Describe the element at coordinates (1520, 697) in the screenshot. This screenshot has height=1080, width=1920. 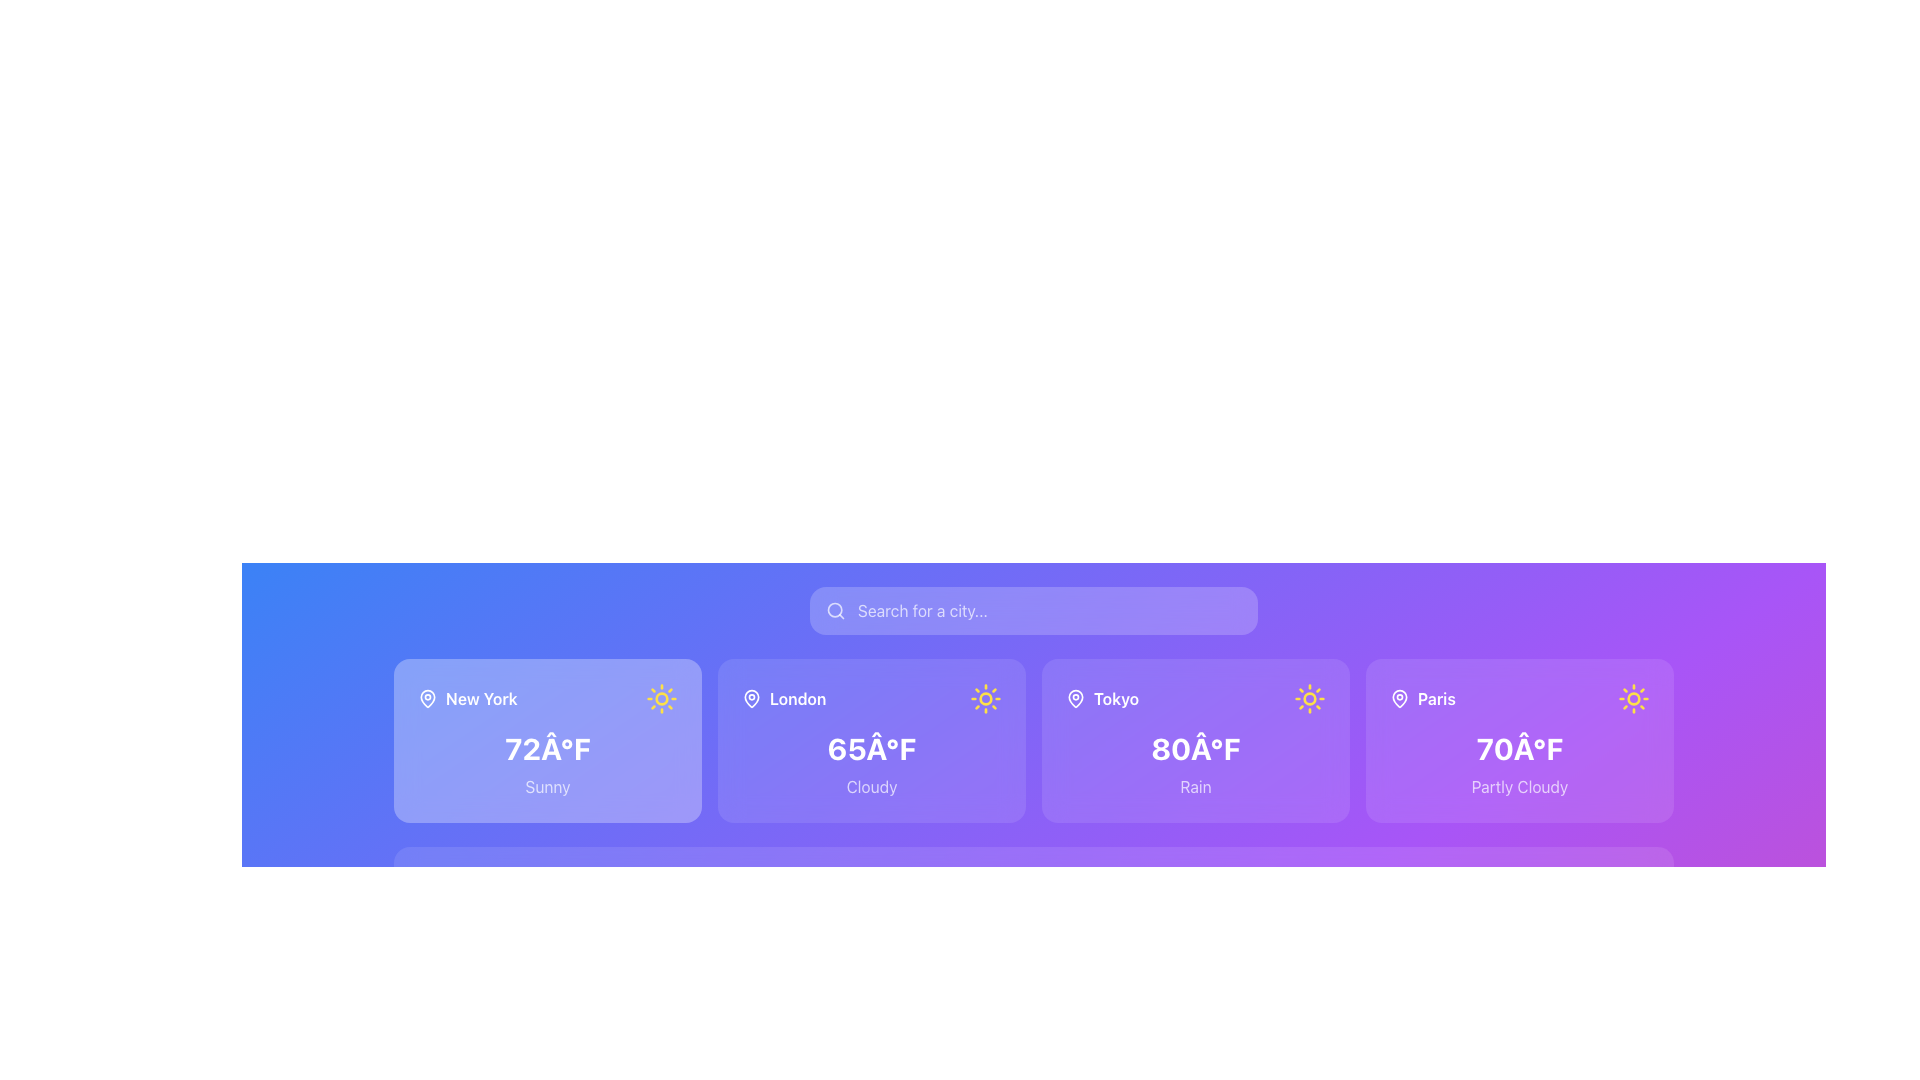
I see `the weather information displayed in the 'Paris' label with icons, which is located in the top section of the Paris card on the weather dashboard` at that location.